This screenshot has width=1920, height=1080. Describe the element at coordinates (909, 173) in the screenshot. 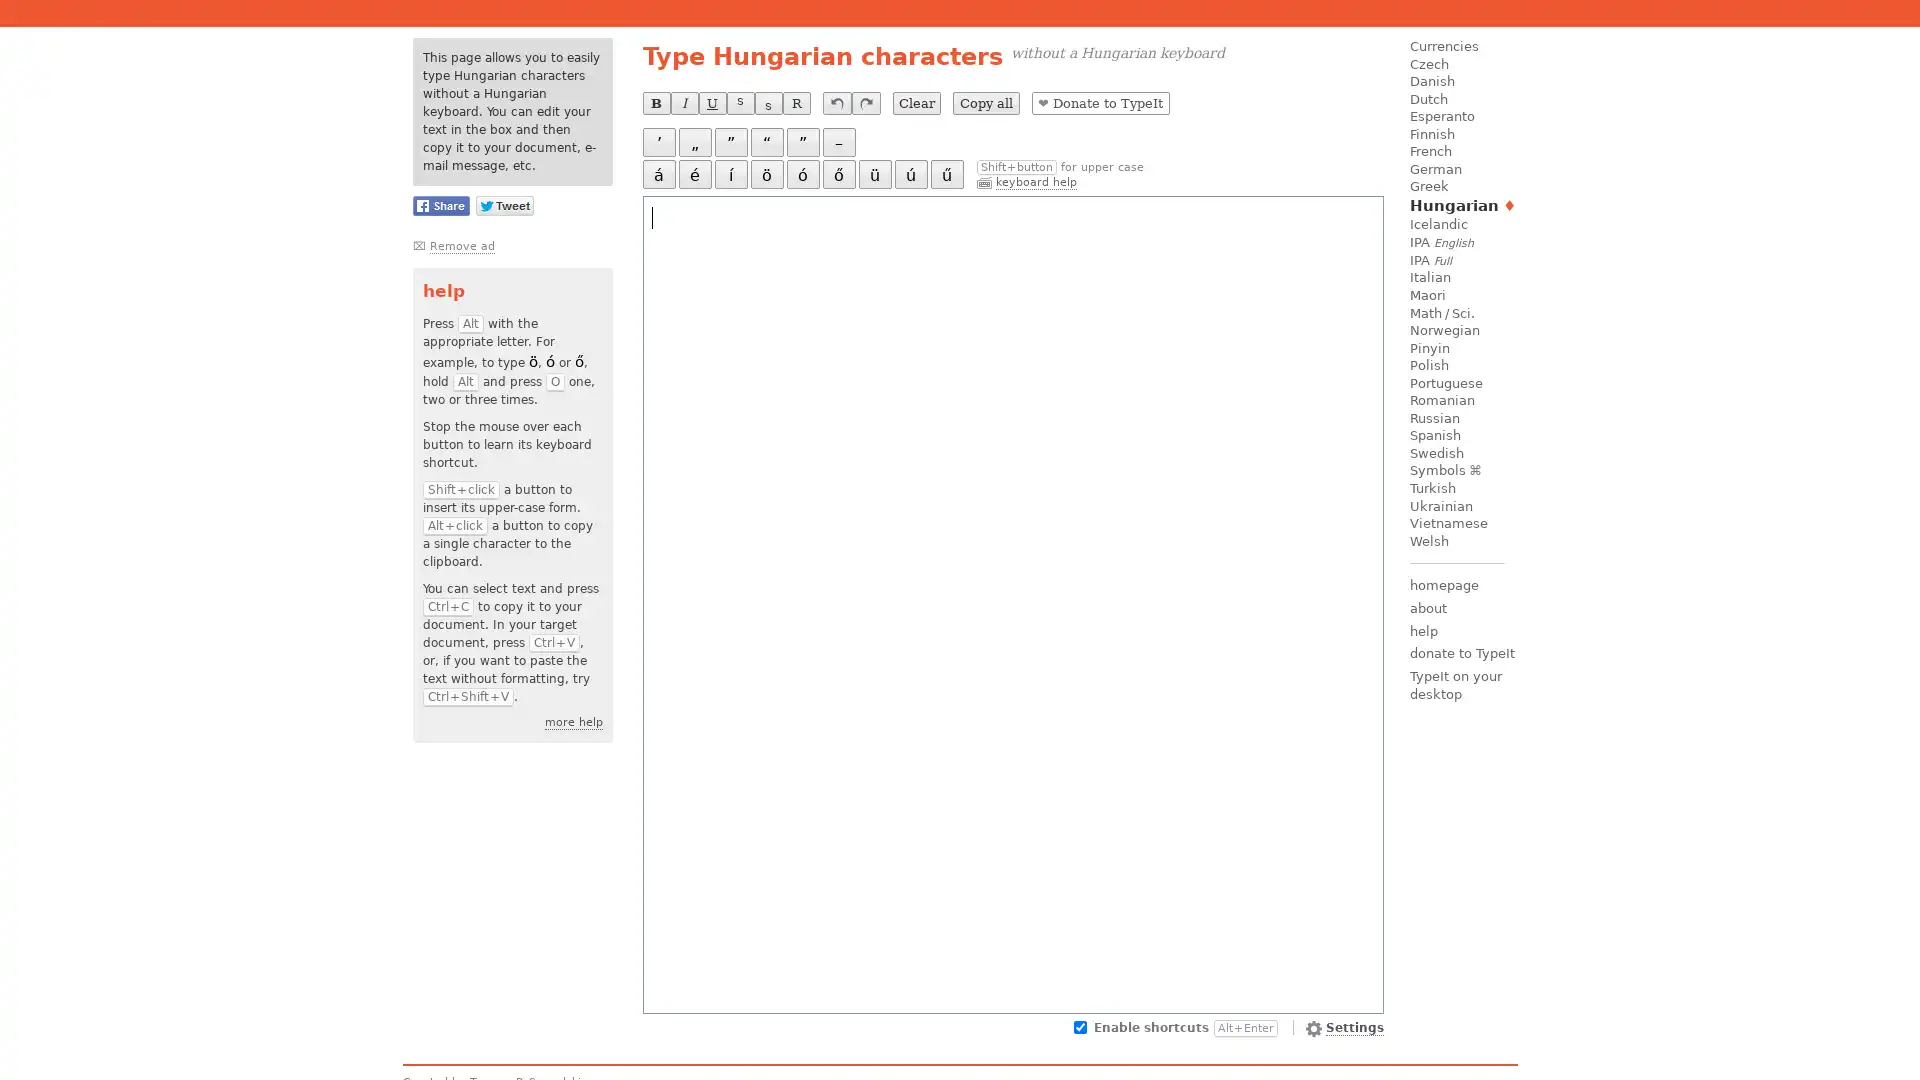

I see `u` at that location.